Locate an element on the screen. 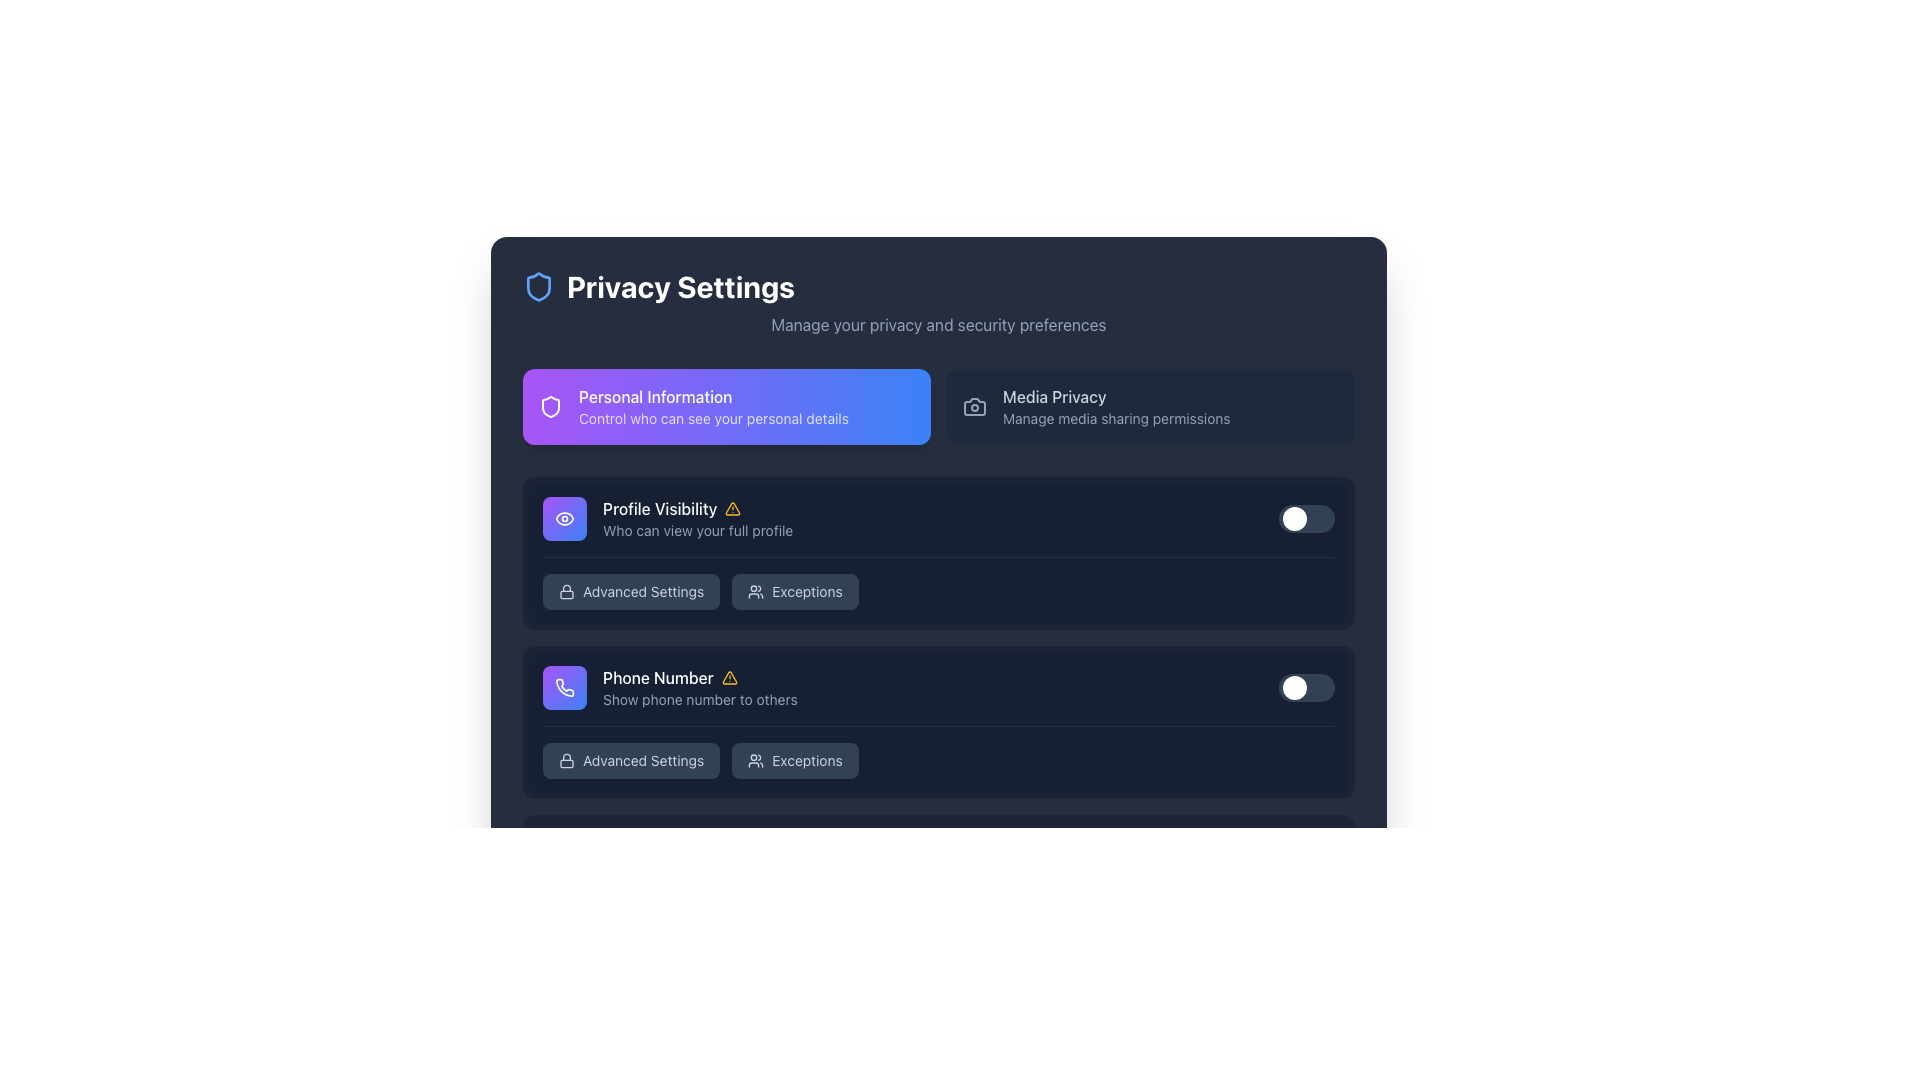 This screenshot has width=1920, height=1080. the text label indicating the setting related to the phone number's visibility, which is located above the 'Show phone number to others' text and to the left of the orange warning icon is located at coordinates (700, 677).